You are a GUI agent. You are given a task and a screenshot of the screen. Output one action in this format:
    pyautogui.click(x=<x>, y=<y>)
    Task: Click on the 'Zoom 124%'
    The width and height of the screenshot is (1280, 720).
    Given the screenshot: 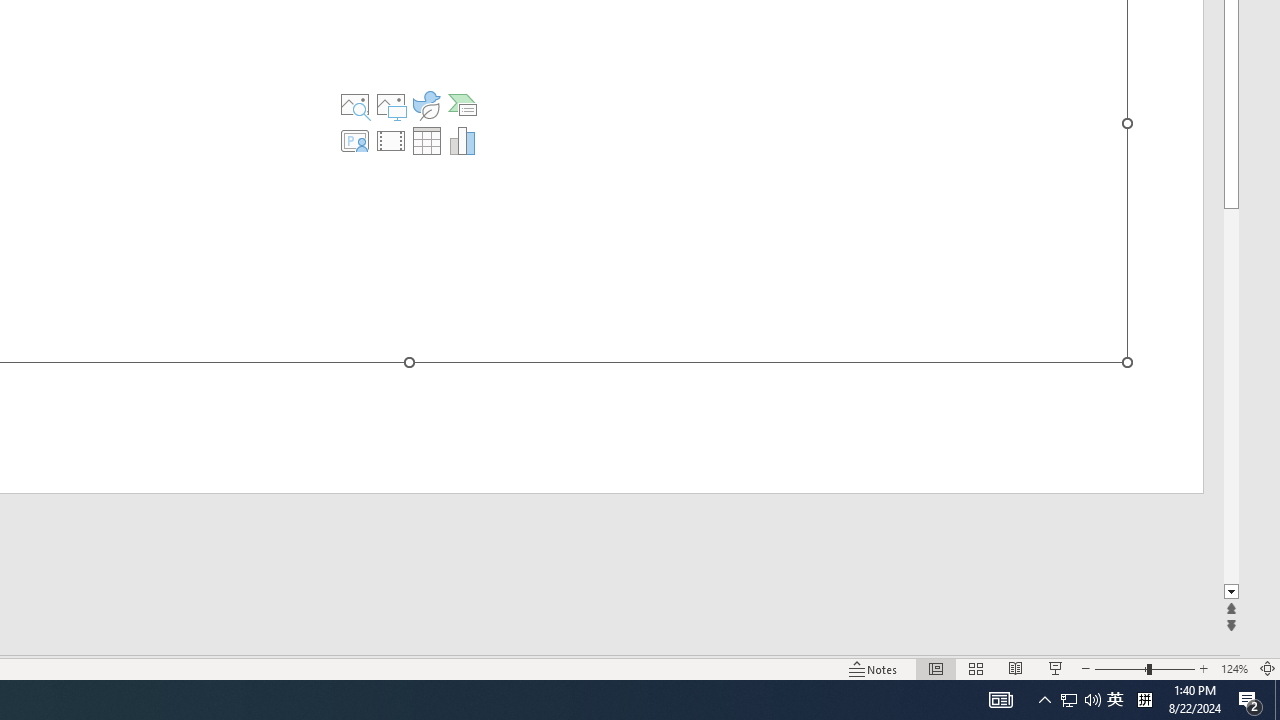 What is the action you would take?
    pyautogui.click(x=1233, y=669)
    